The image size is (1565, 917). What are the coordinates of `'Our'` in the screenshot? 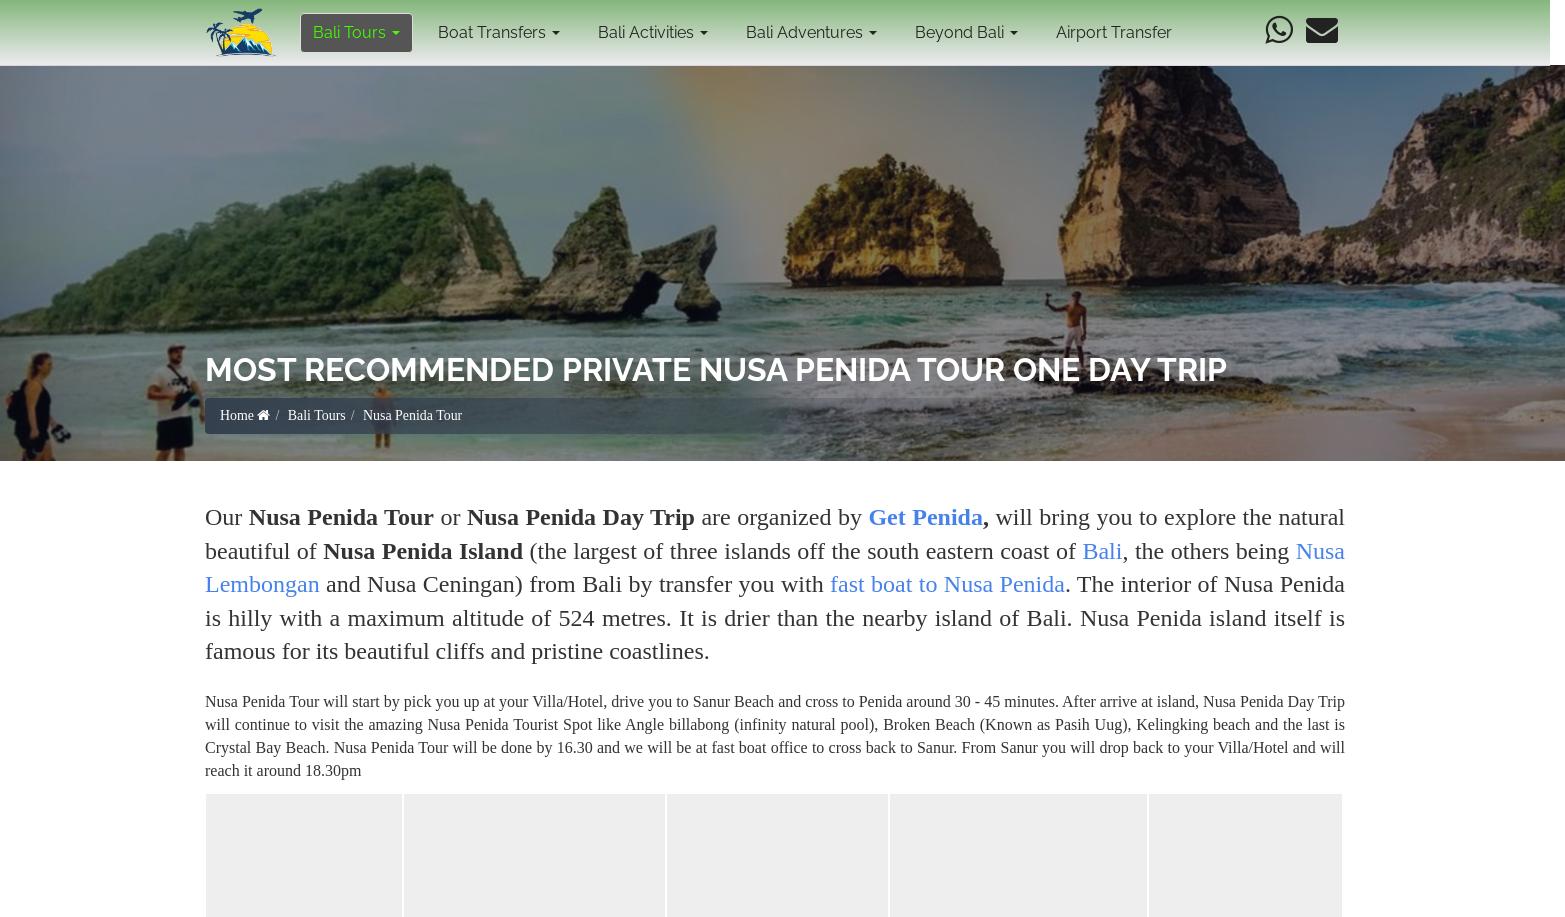 It's located at (226, 516).